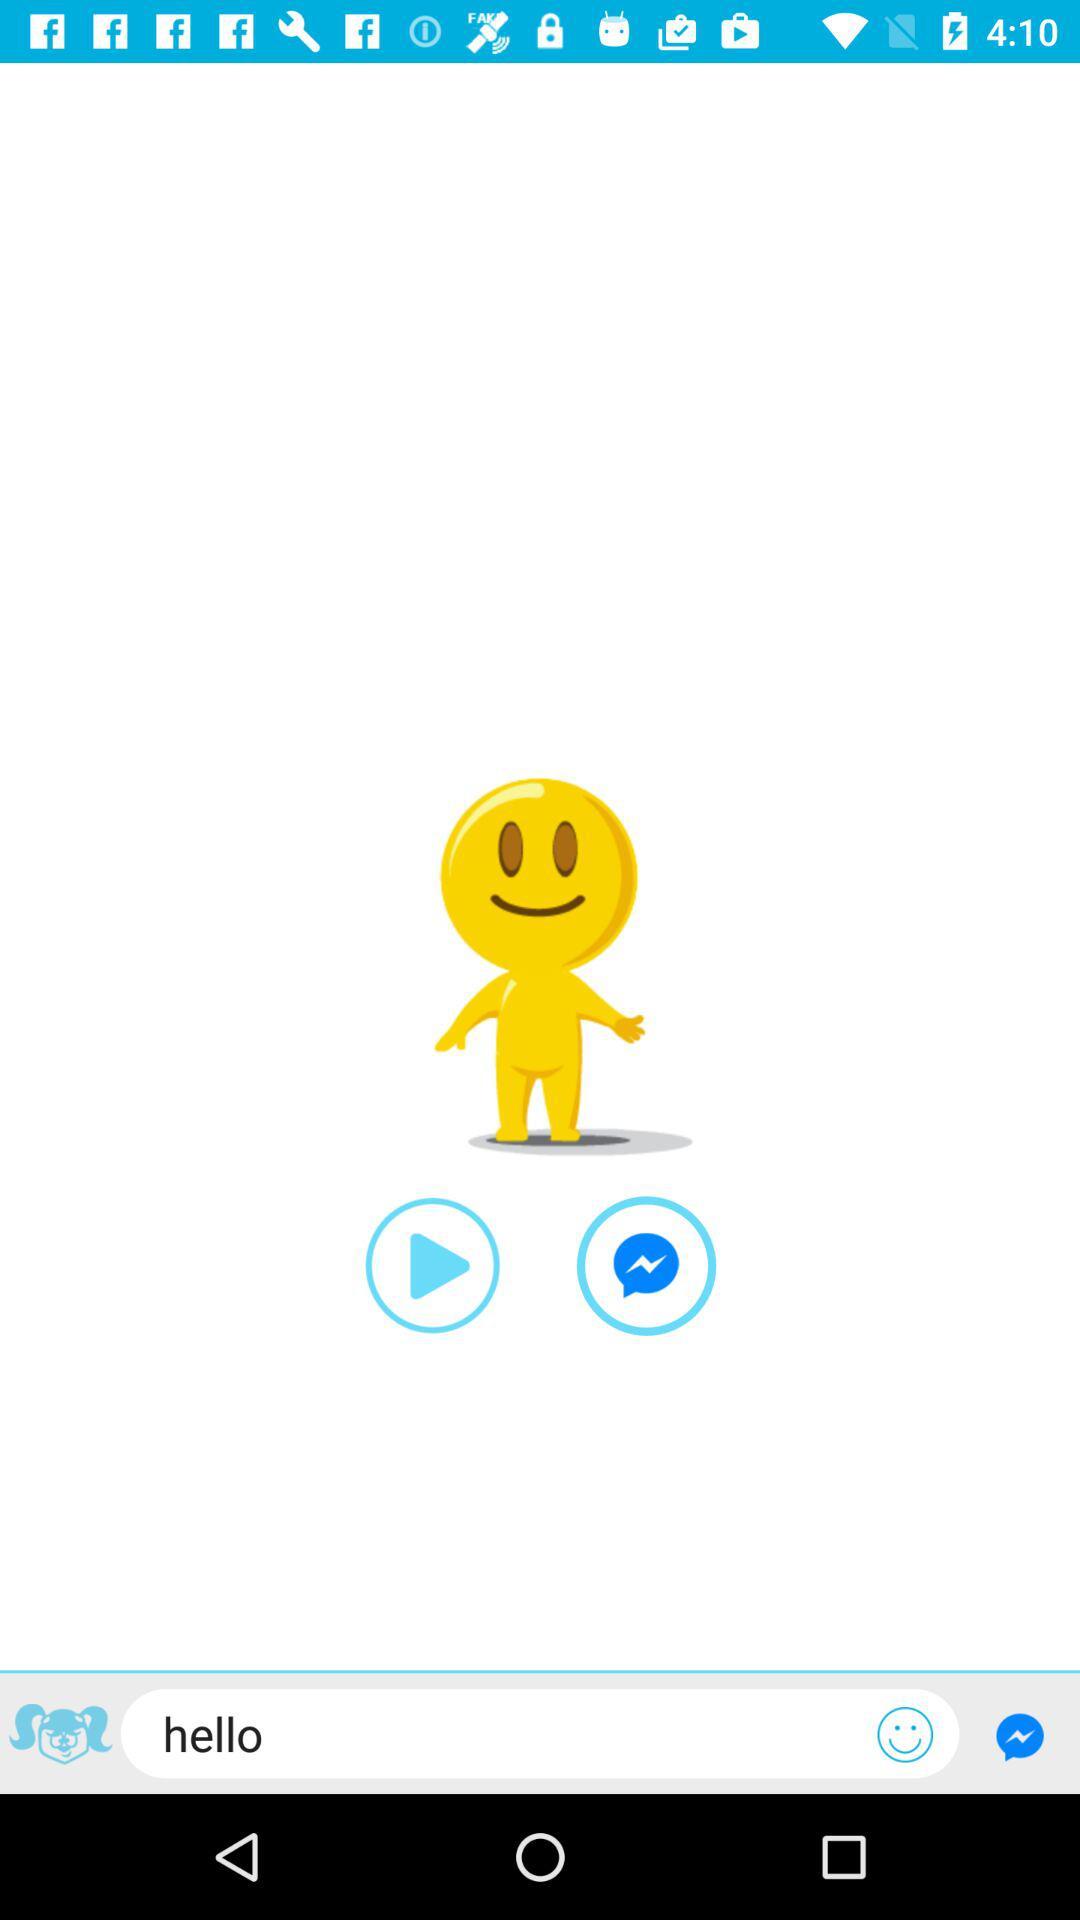 This screenshot has width=1080, height=1920. I want to click on send emoji, so click(905, 1733).